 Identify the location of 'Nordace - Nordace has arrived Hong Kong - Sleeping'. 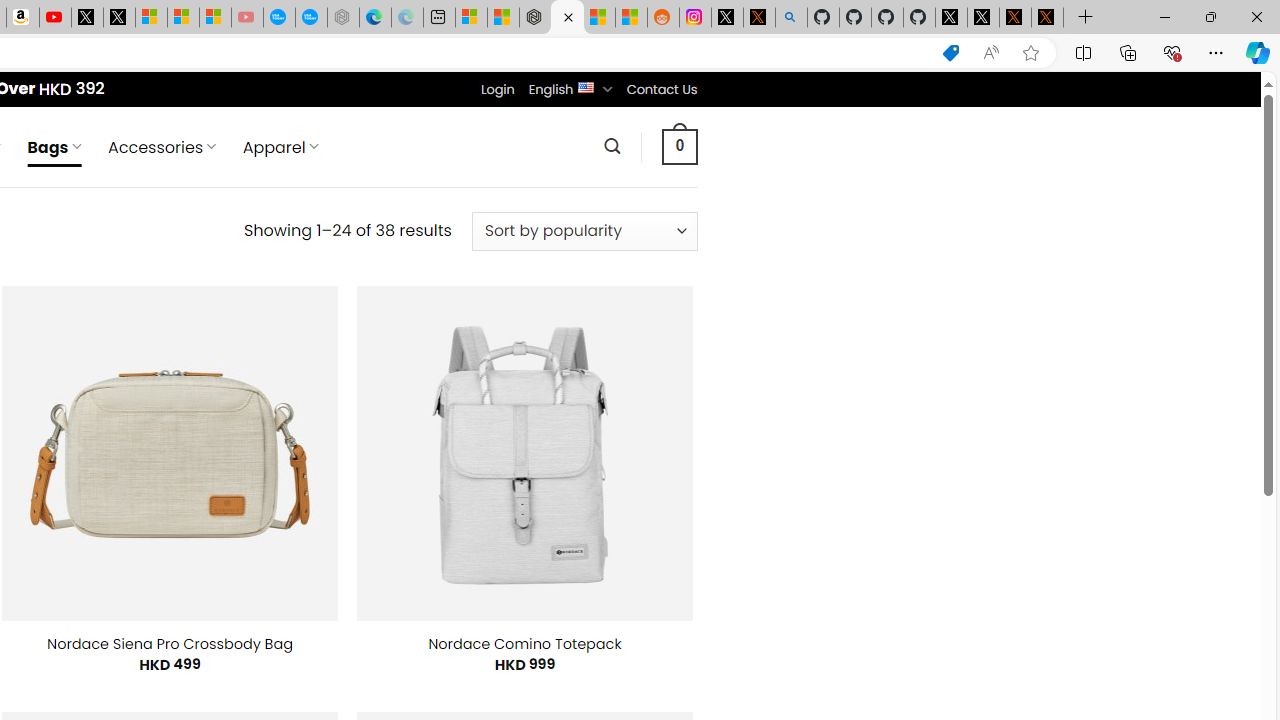
(343, 17).